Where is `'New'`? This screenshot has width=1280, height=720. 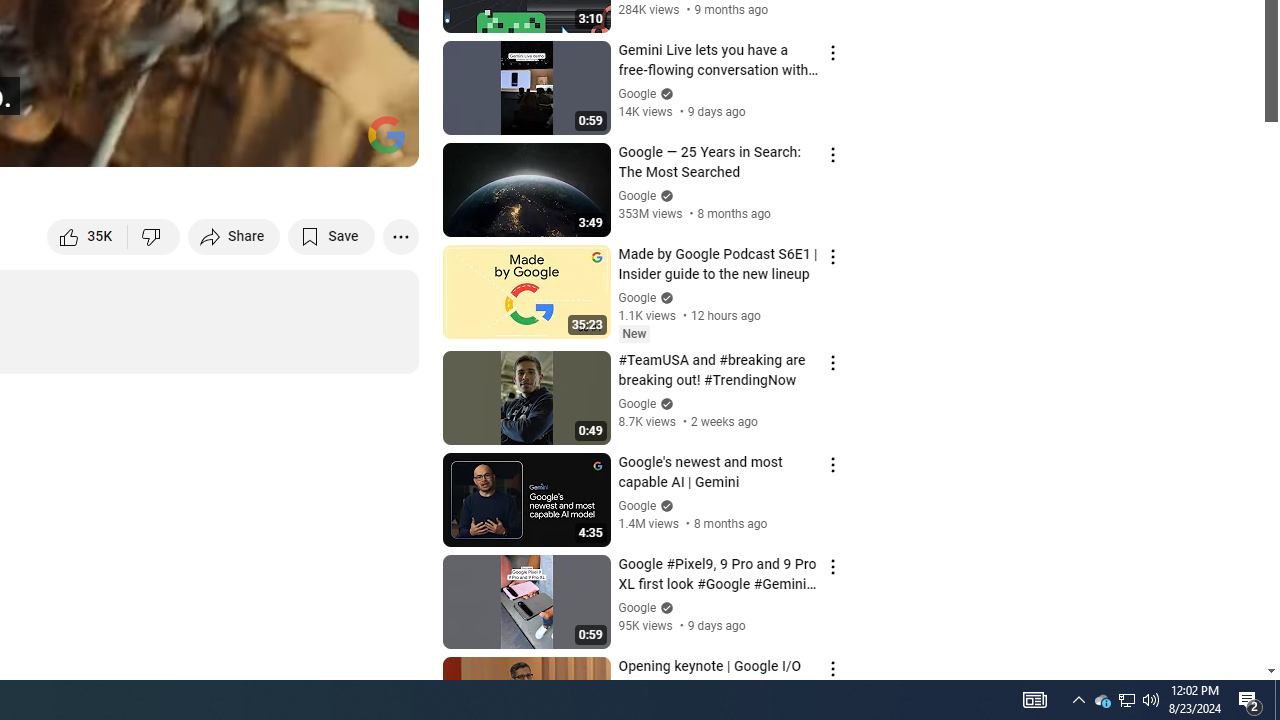 'New' is located at coordinates (633, 332).